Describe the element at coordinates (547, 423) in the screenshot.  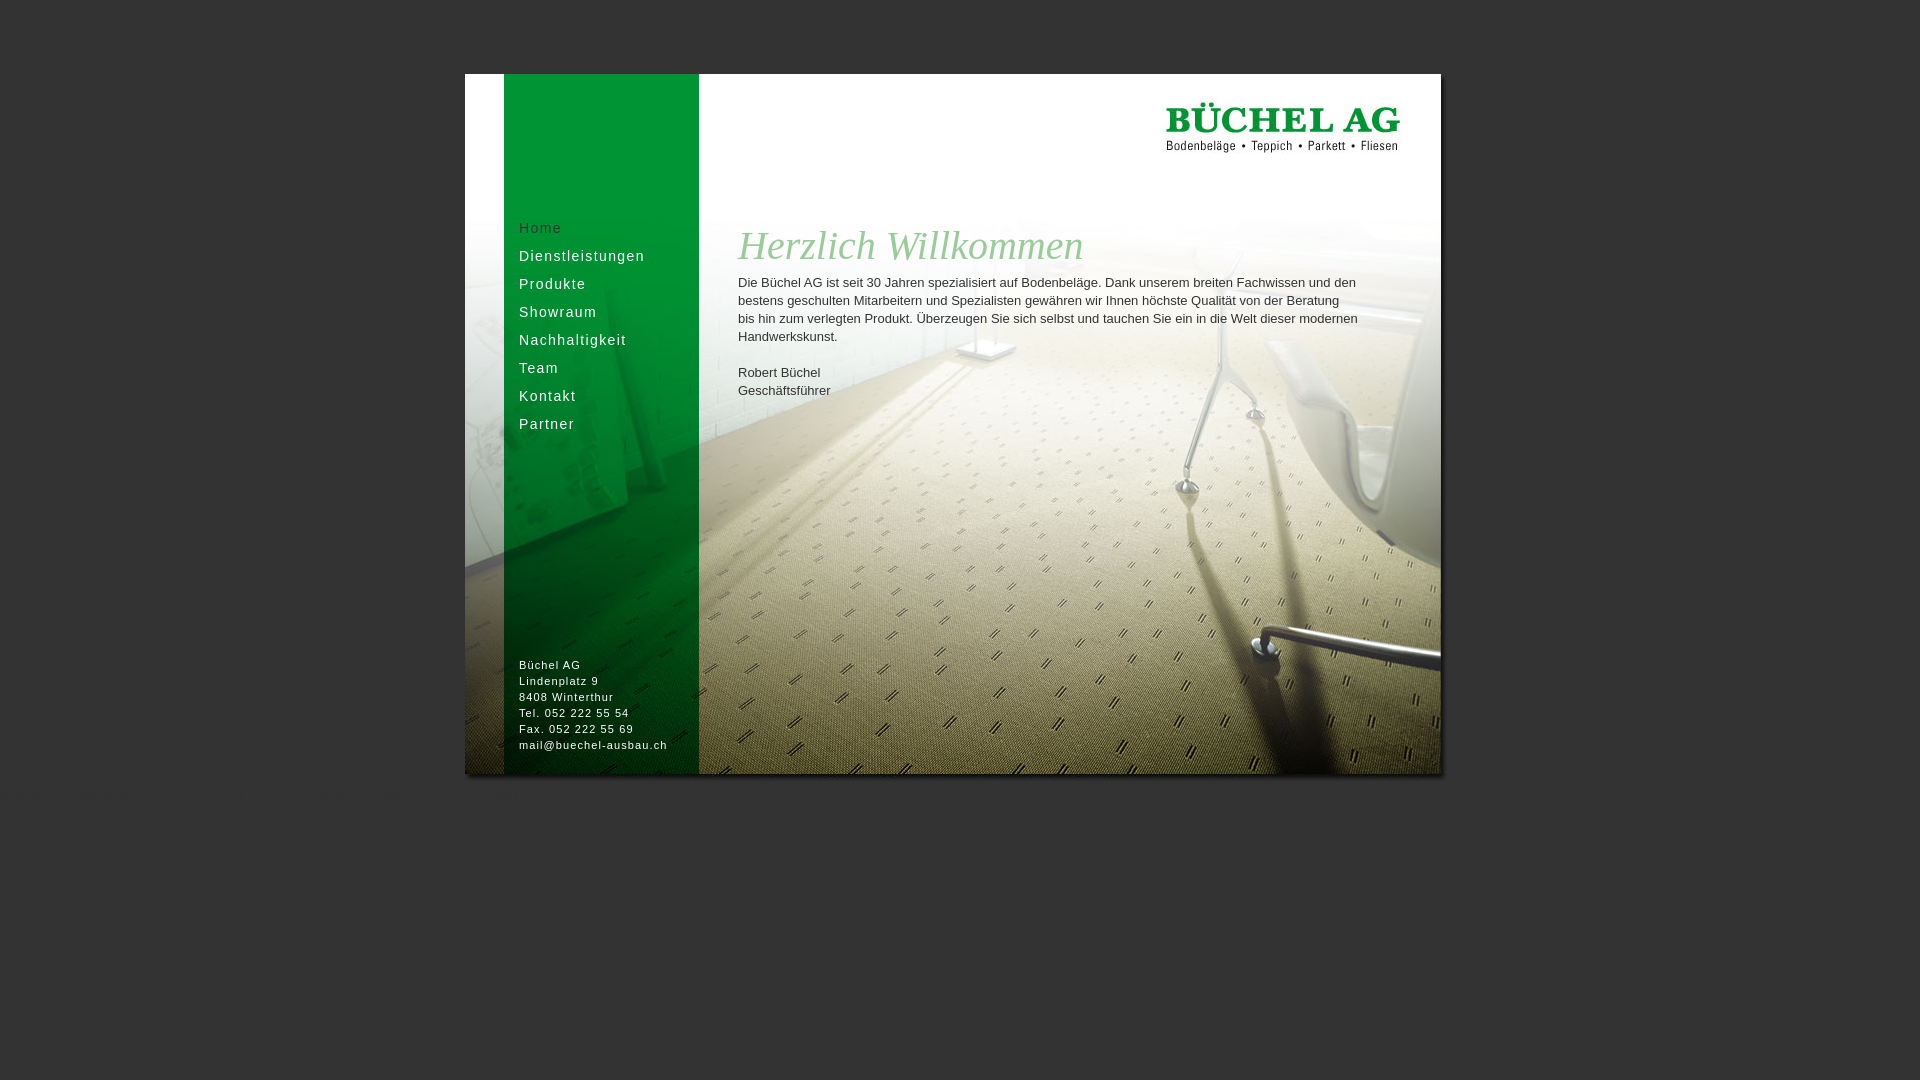
I see `'Partner'` at that location.